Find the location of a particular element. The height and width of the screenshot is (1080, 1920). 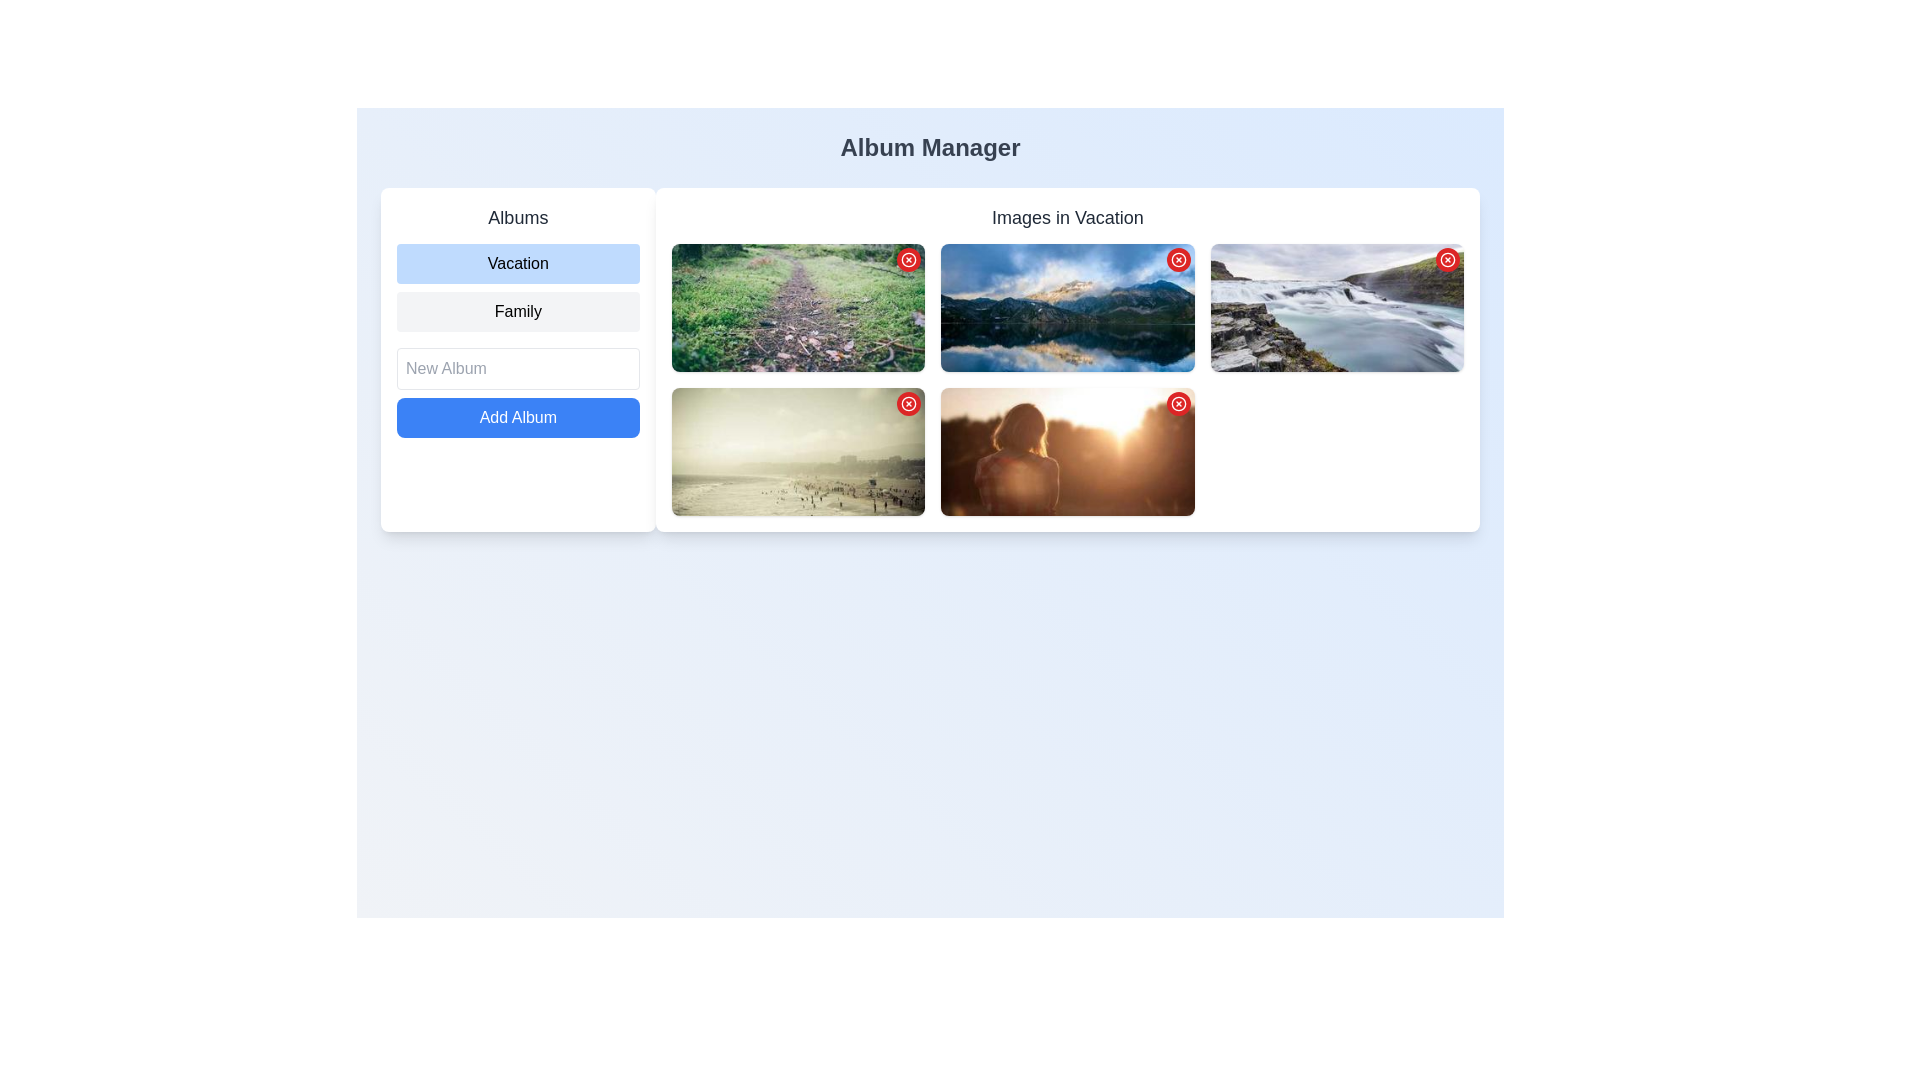

the small, circular red button with a white border and an 'X' icon located in the top right corner of the river scene image in the 'Images in Vacation' section of the Album Manager interface is located at coordinates (1448, 258).